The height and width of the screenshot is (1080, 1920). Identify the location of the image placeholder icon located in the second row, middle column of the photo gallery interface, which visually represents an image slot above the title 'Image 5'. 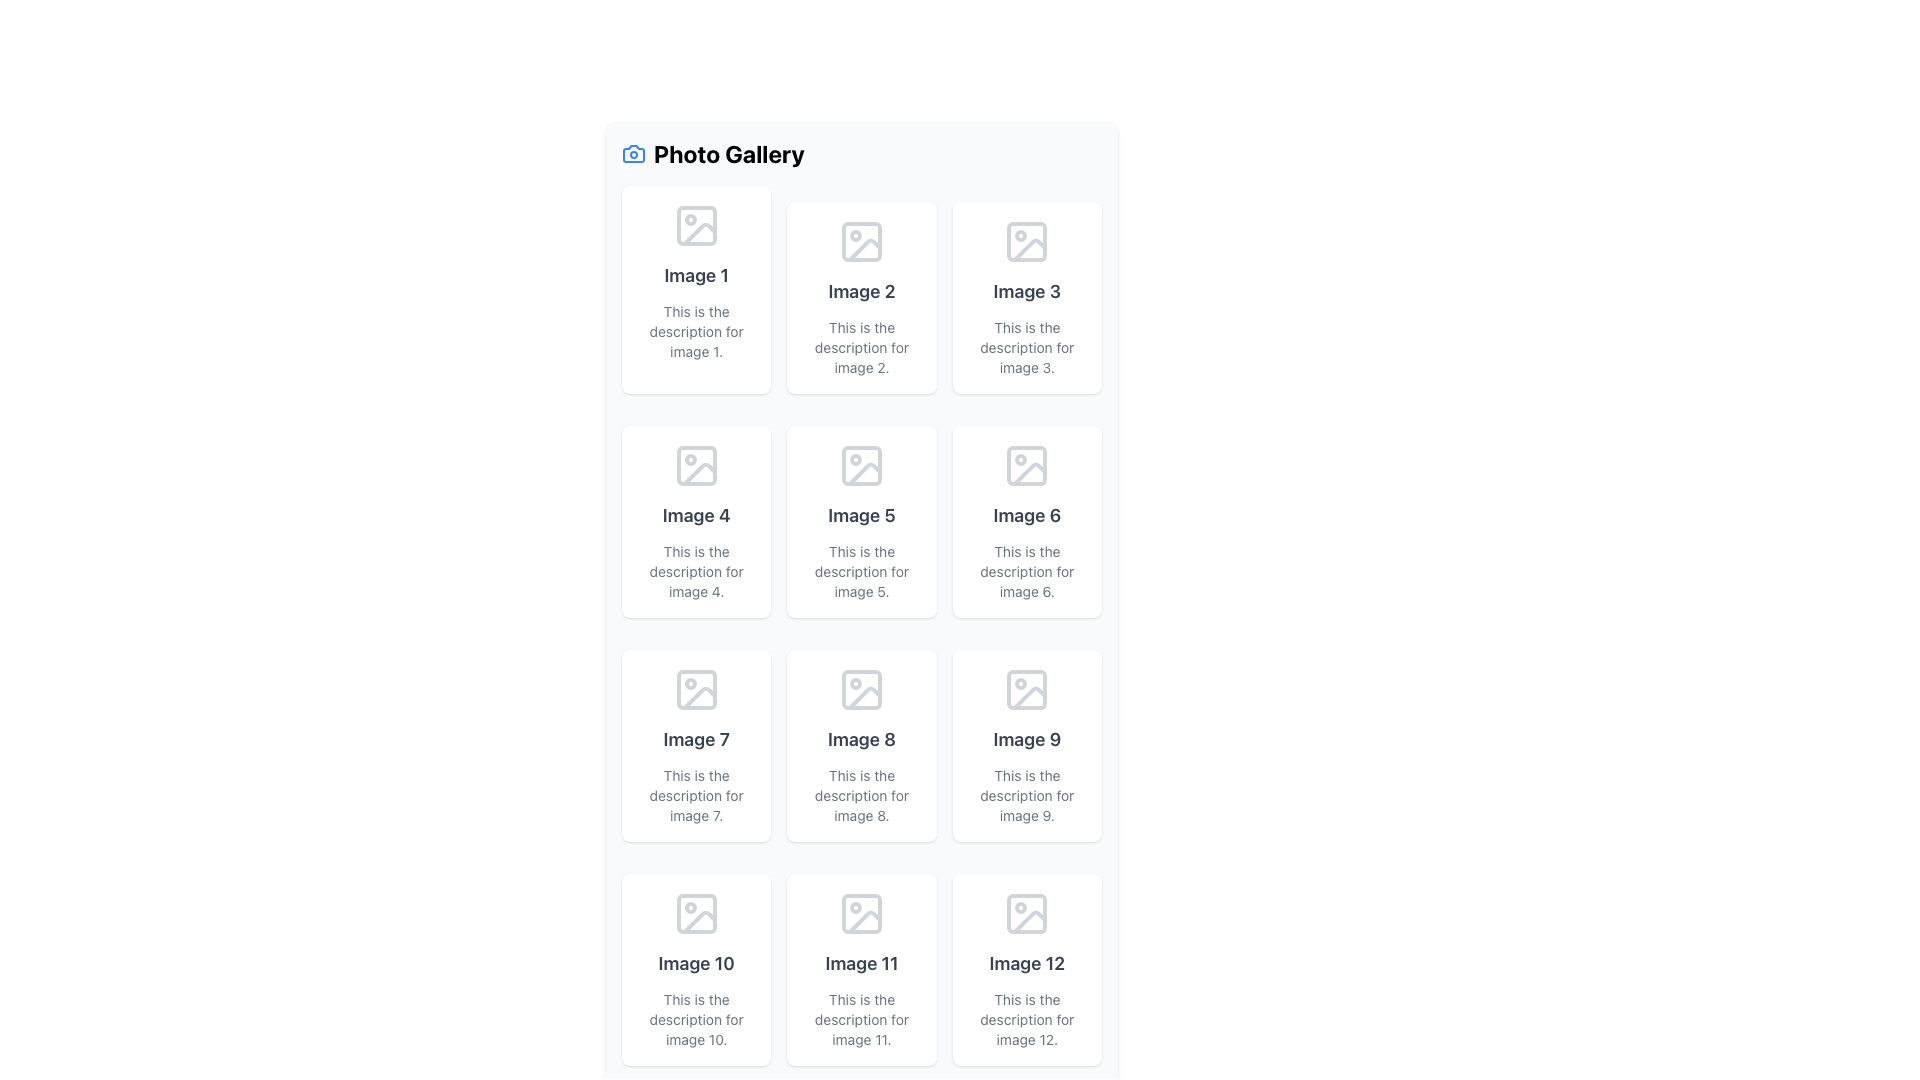
(861, 466).